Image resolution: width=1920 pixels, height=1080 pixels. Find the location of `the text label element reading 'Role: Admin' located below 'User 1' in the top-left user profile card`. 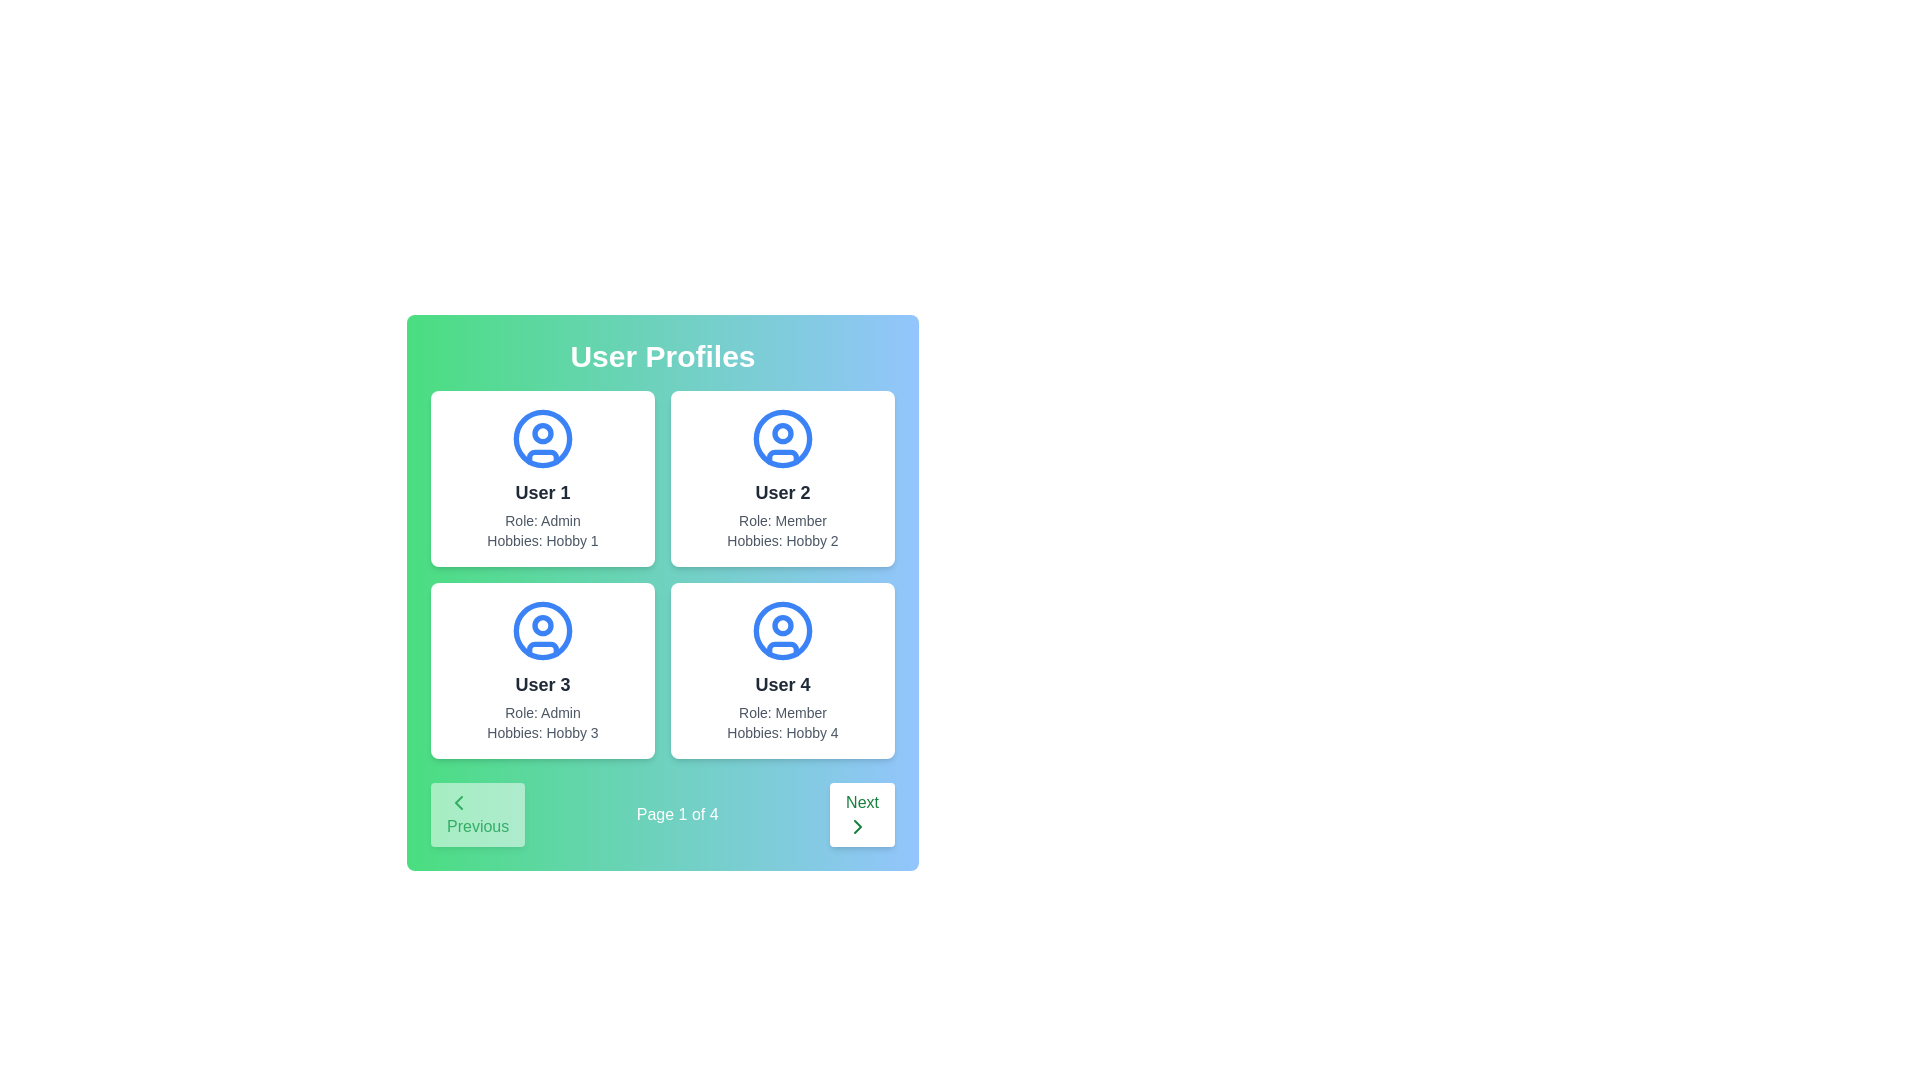

the text label element reading 'Role: Admin' located below 'User 1' in the top-left user profile card is located at coordinates (542, 519).